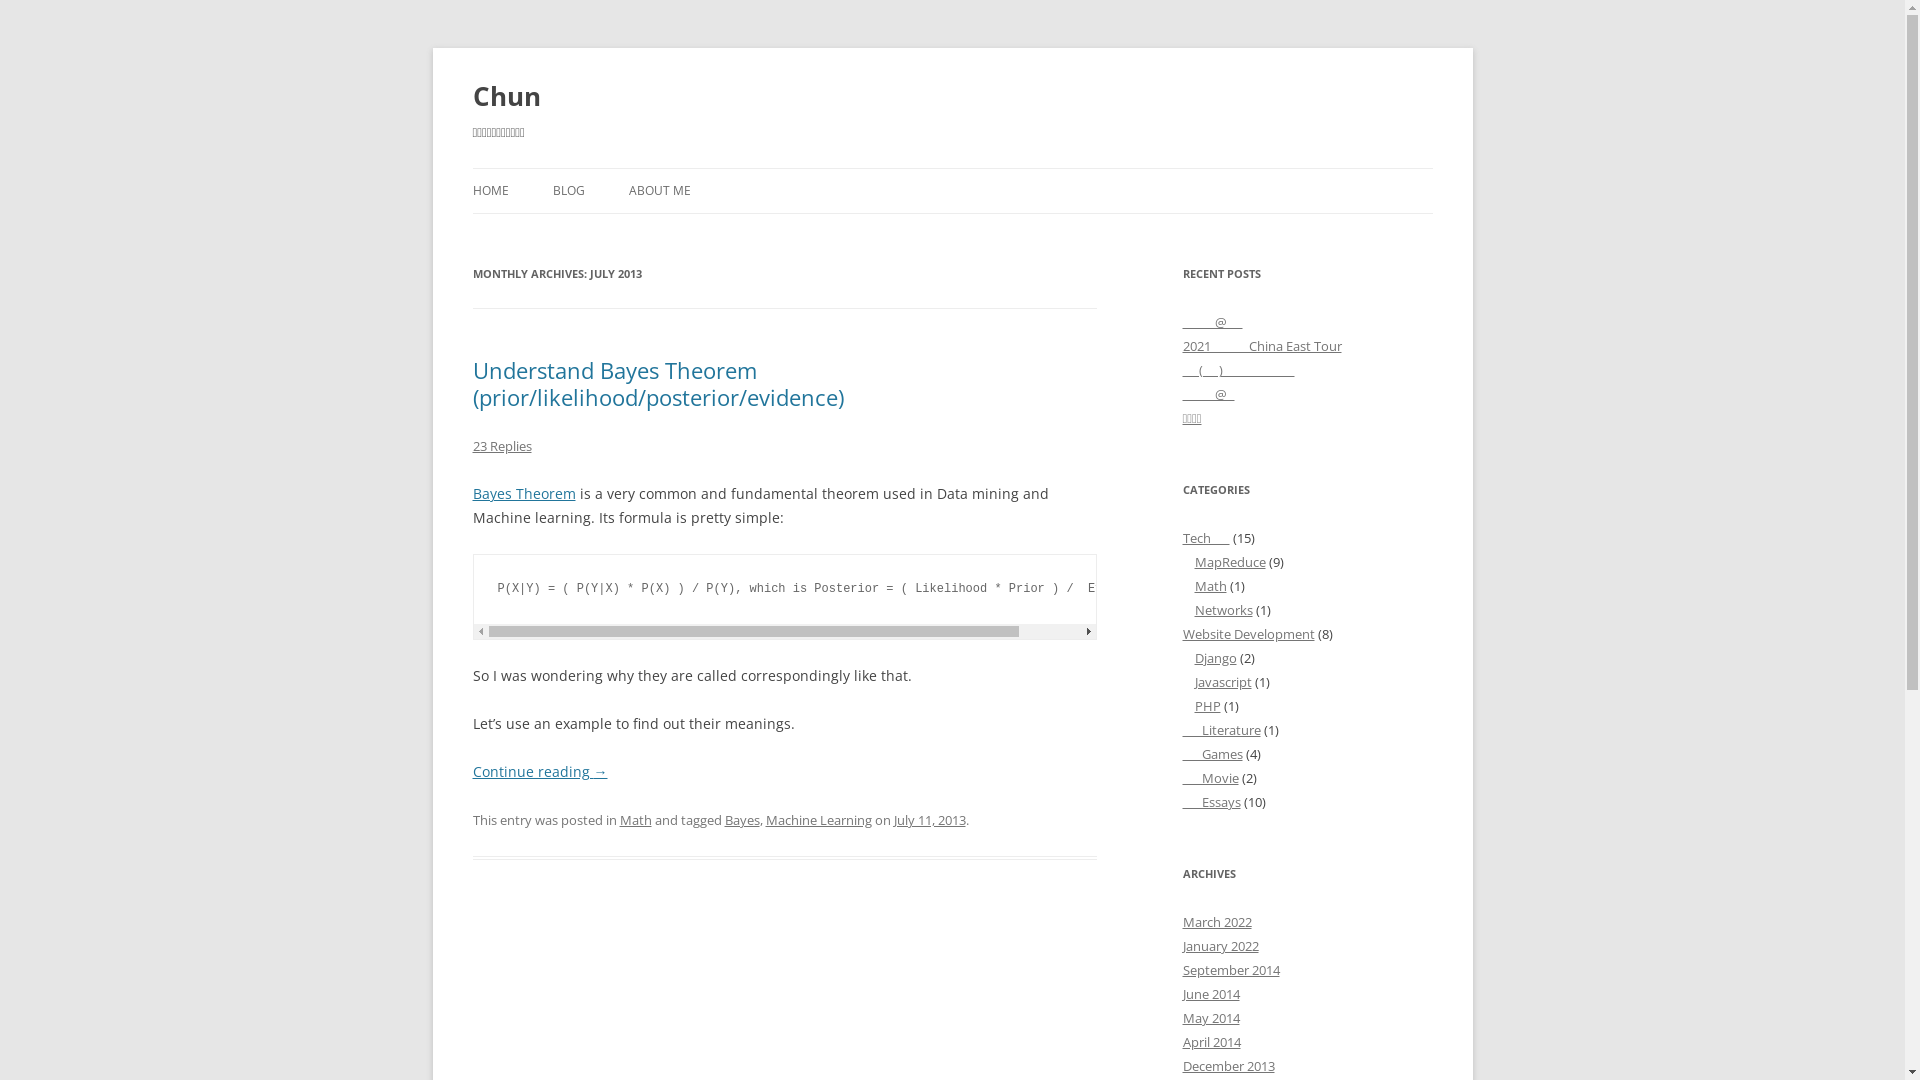  Describe the element at coordinates (1218, 945) in the screenshot. I see `'January 2022'` at that location.